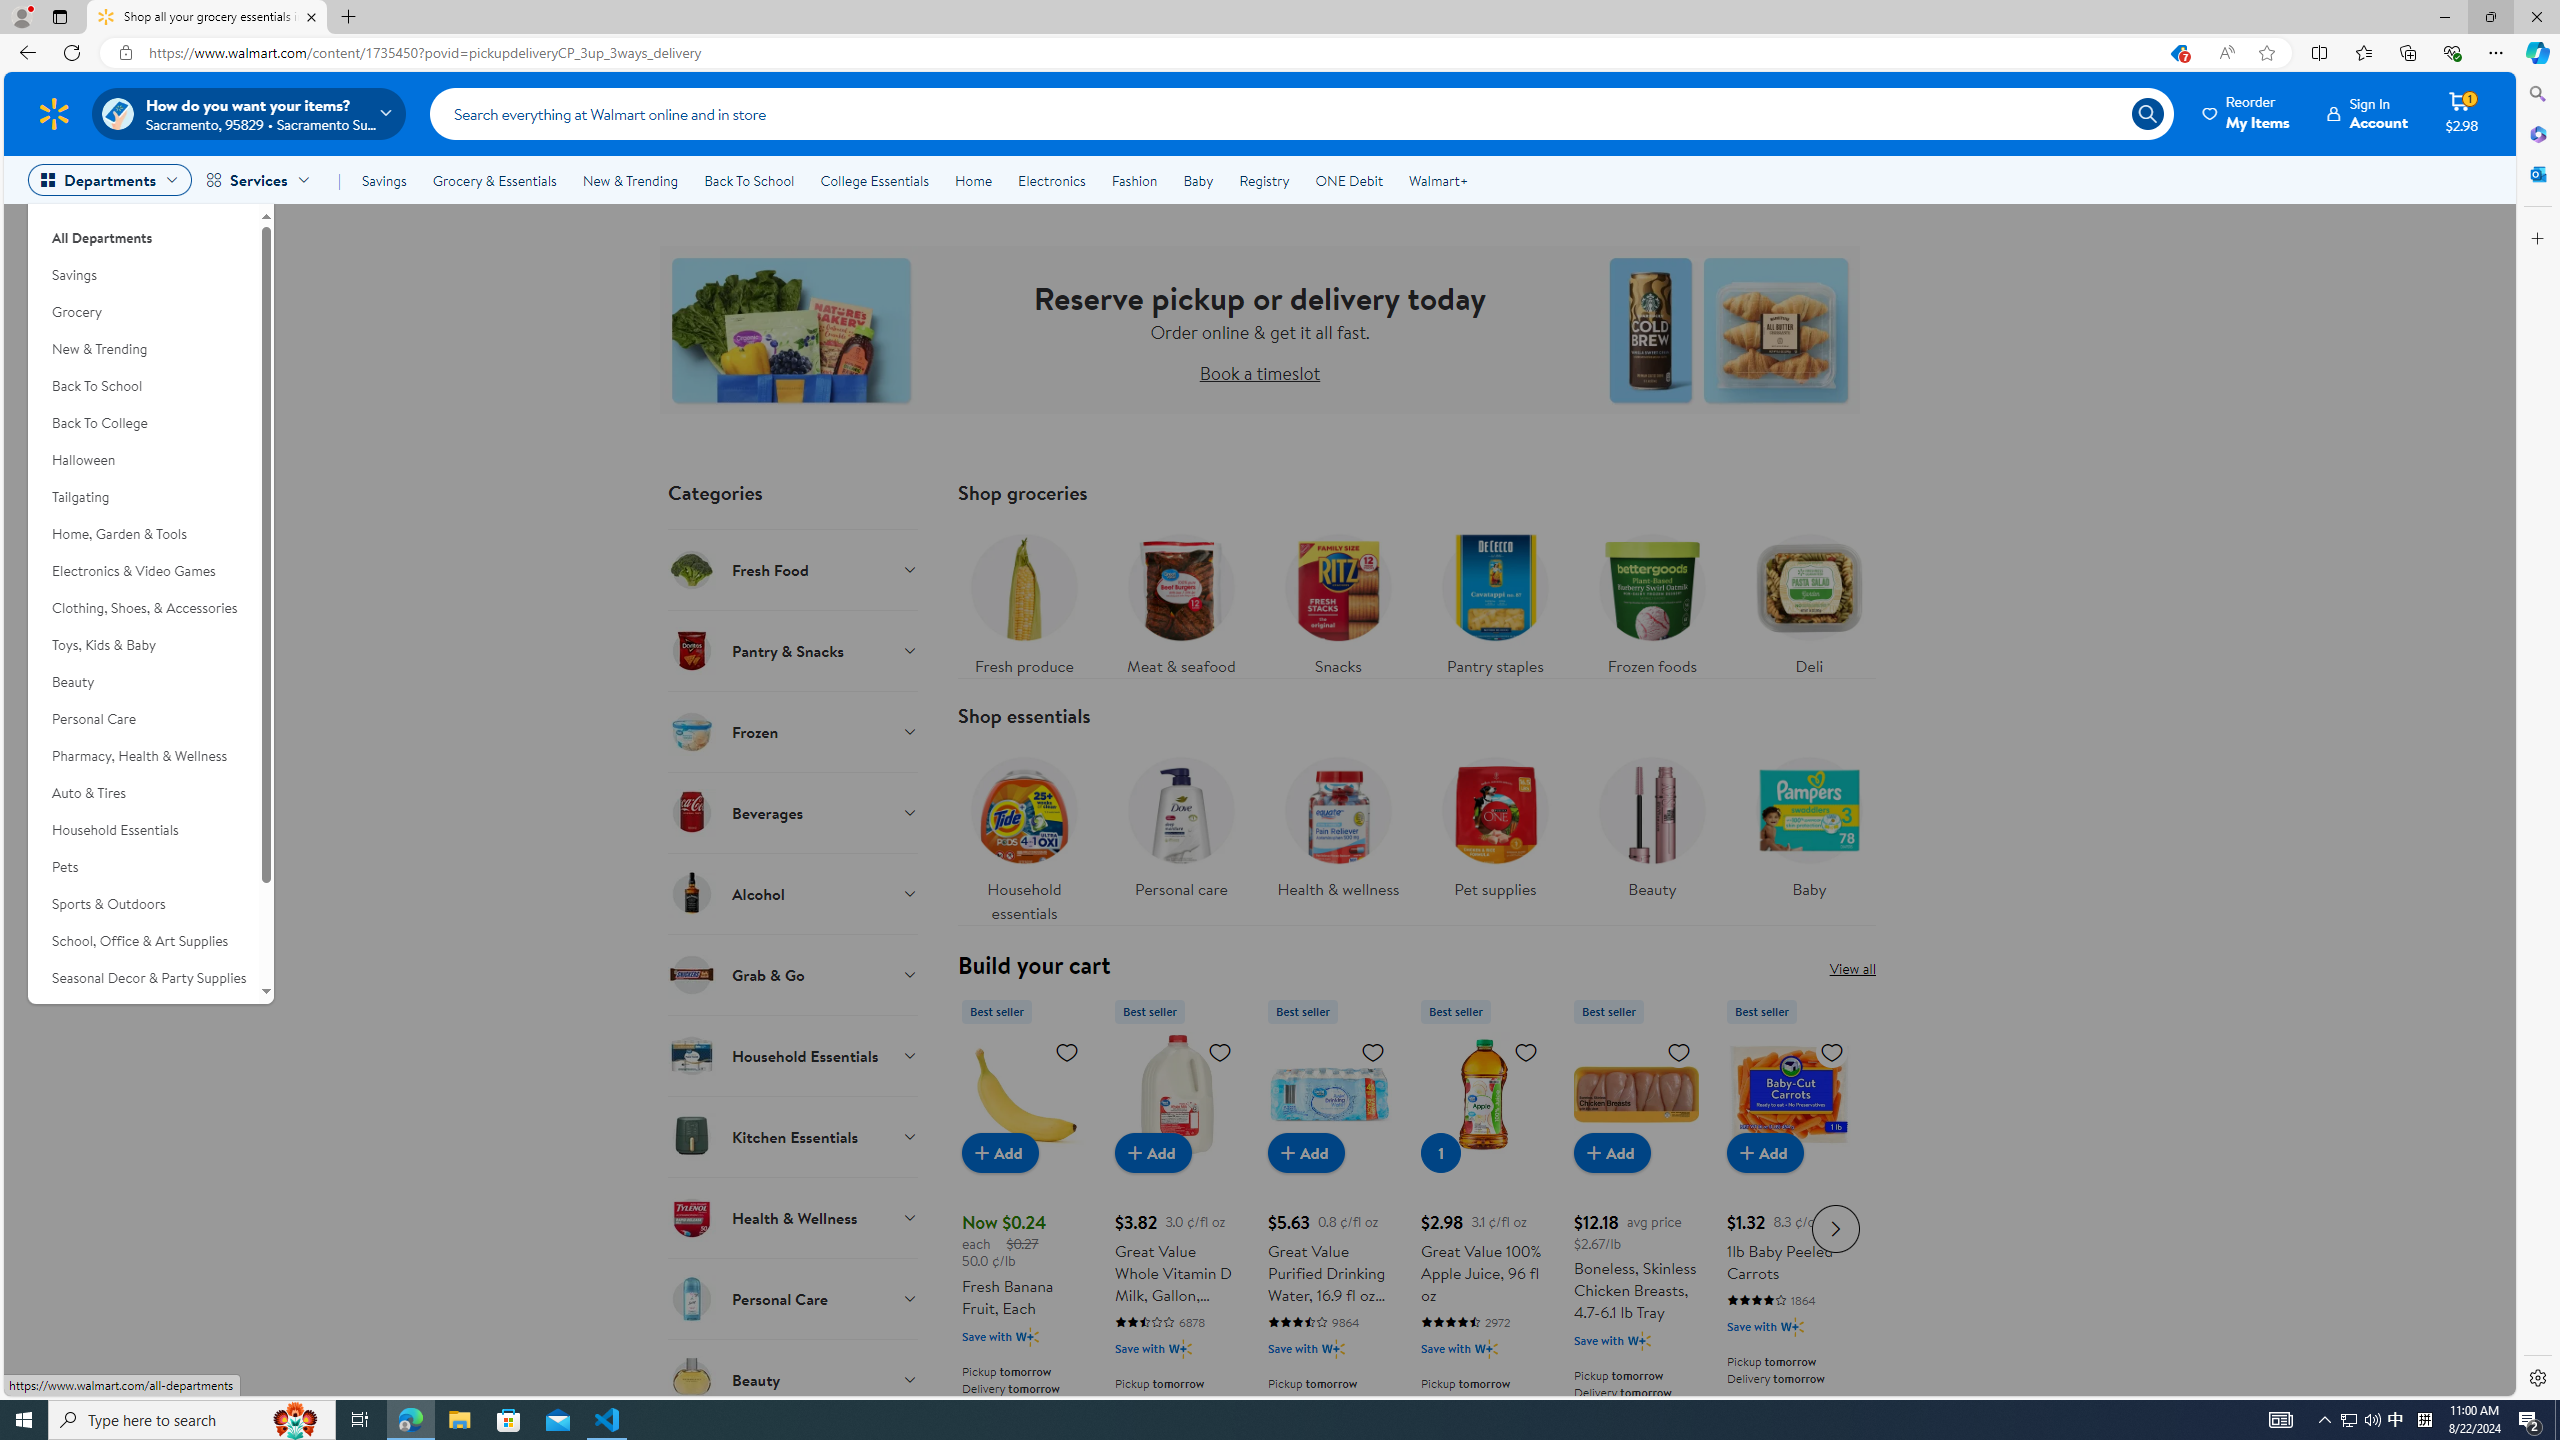  What do you see at coordinates (52, 112) in the screenshot?
I see `'Walmart Homepage'` at bounding box center [52, 112].